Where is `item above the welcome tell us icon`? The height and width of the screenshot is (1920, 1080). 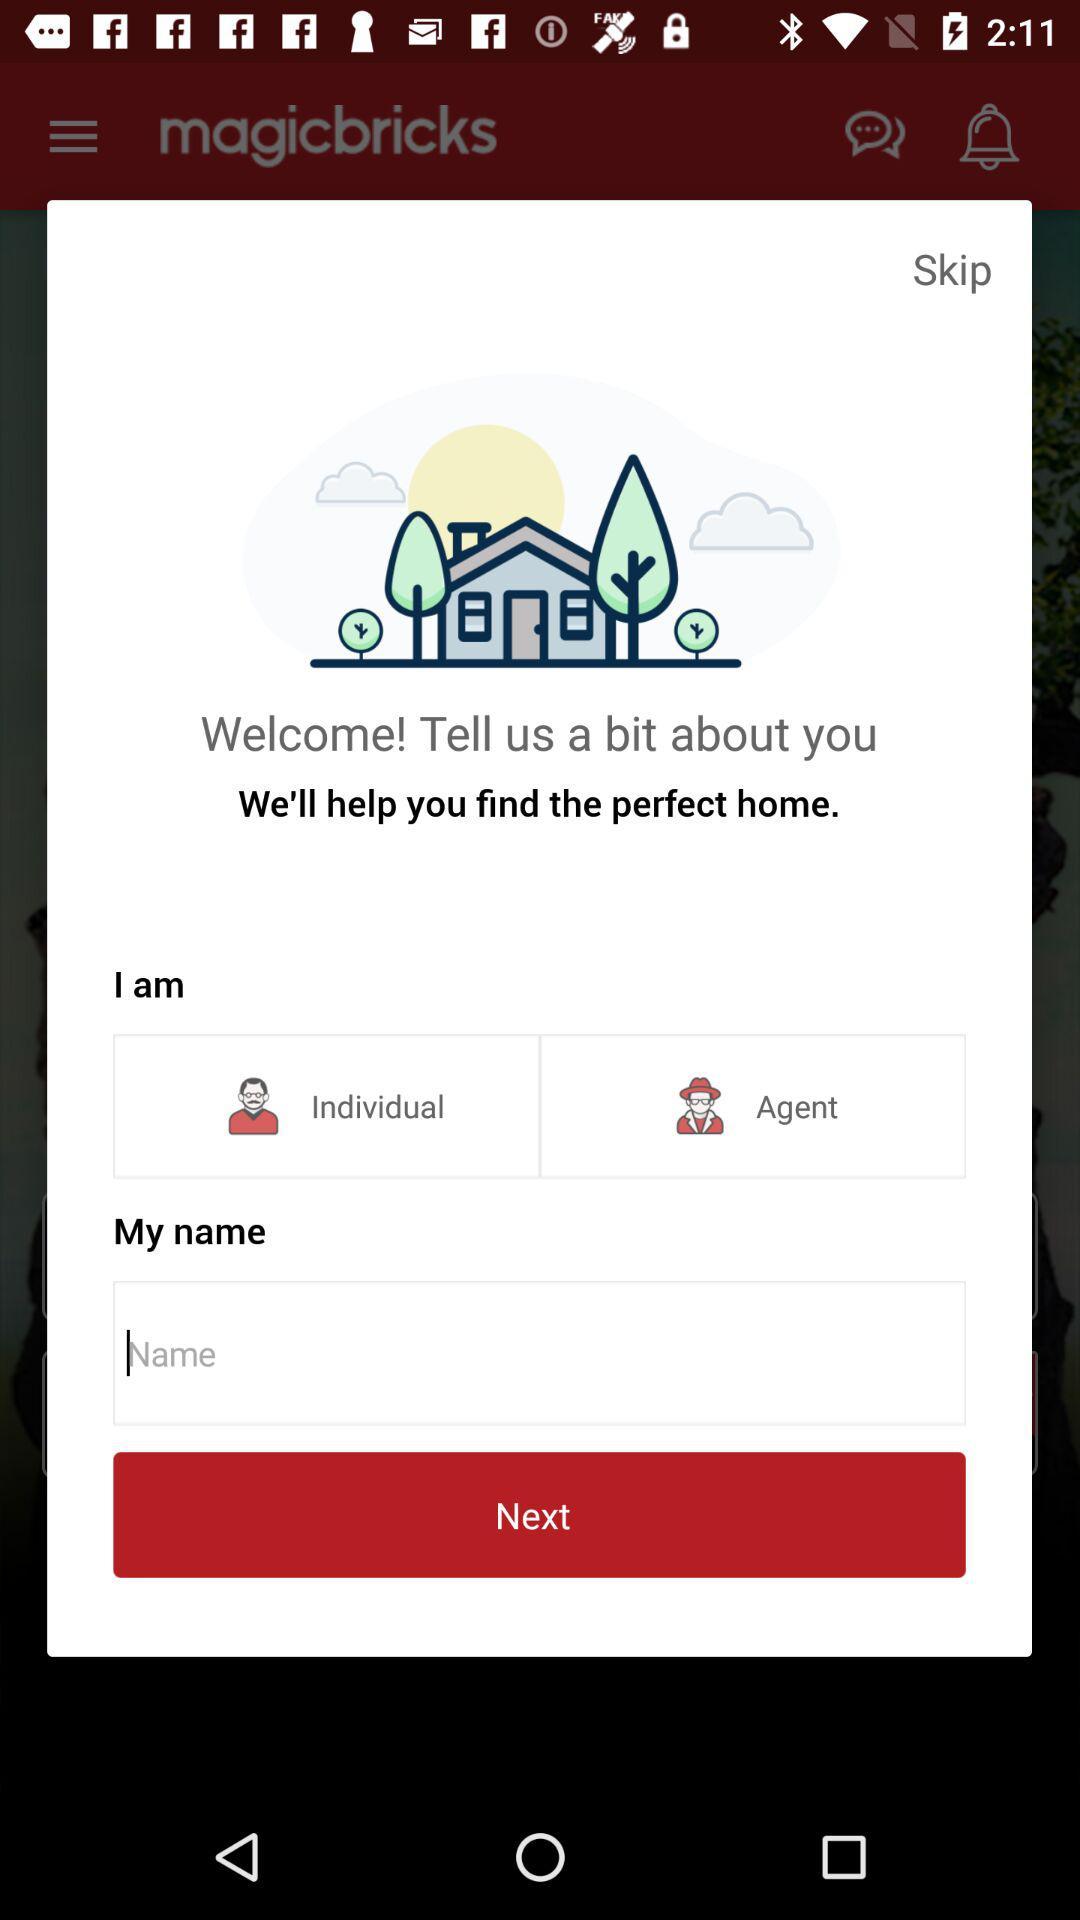
item above the welcome tell us icon is located at coordinates (951, 267).